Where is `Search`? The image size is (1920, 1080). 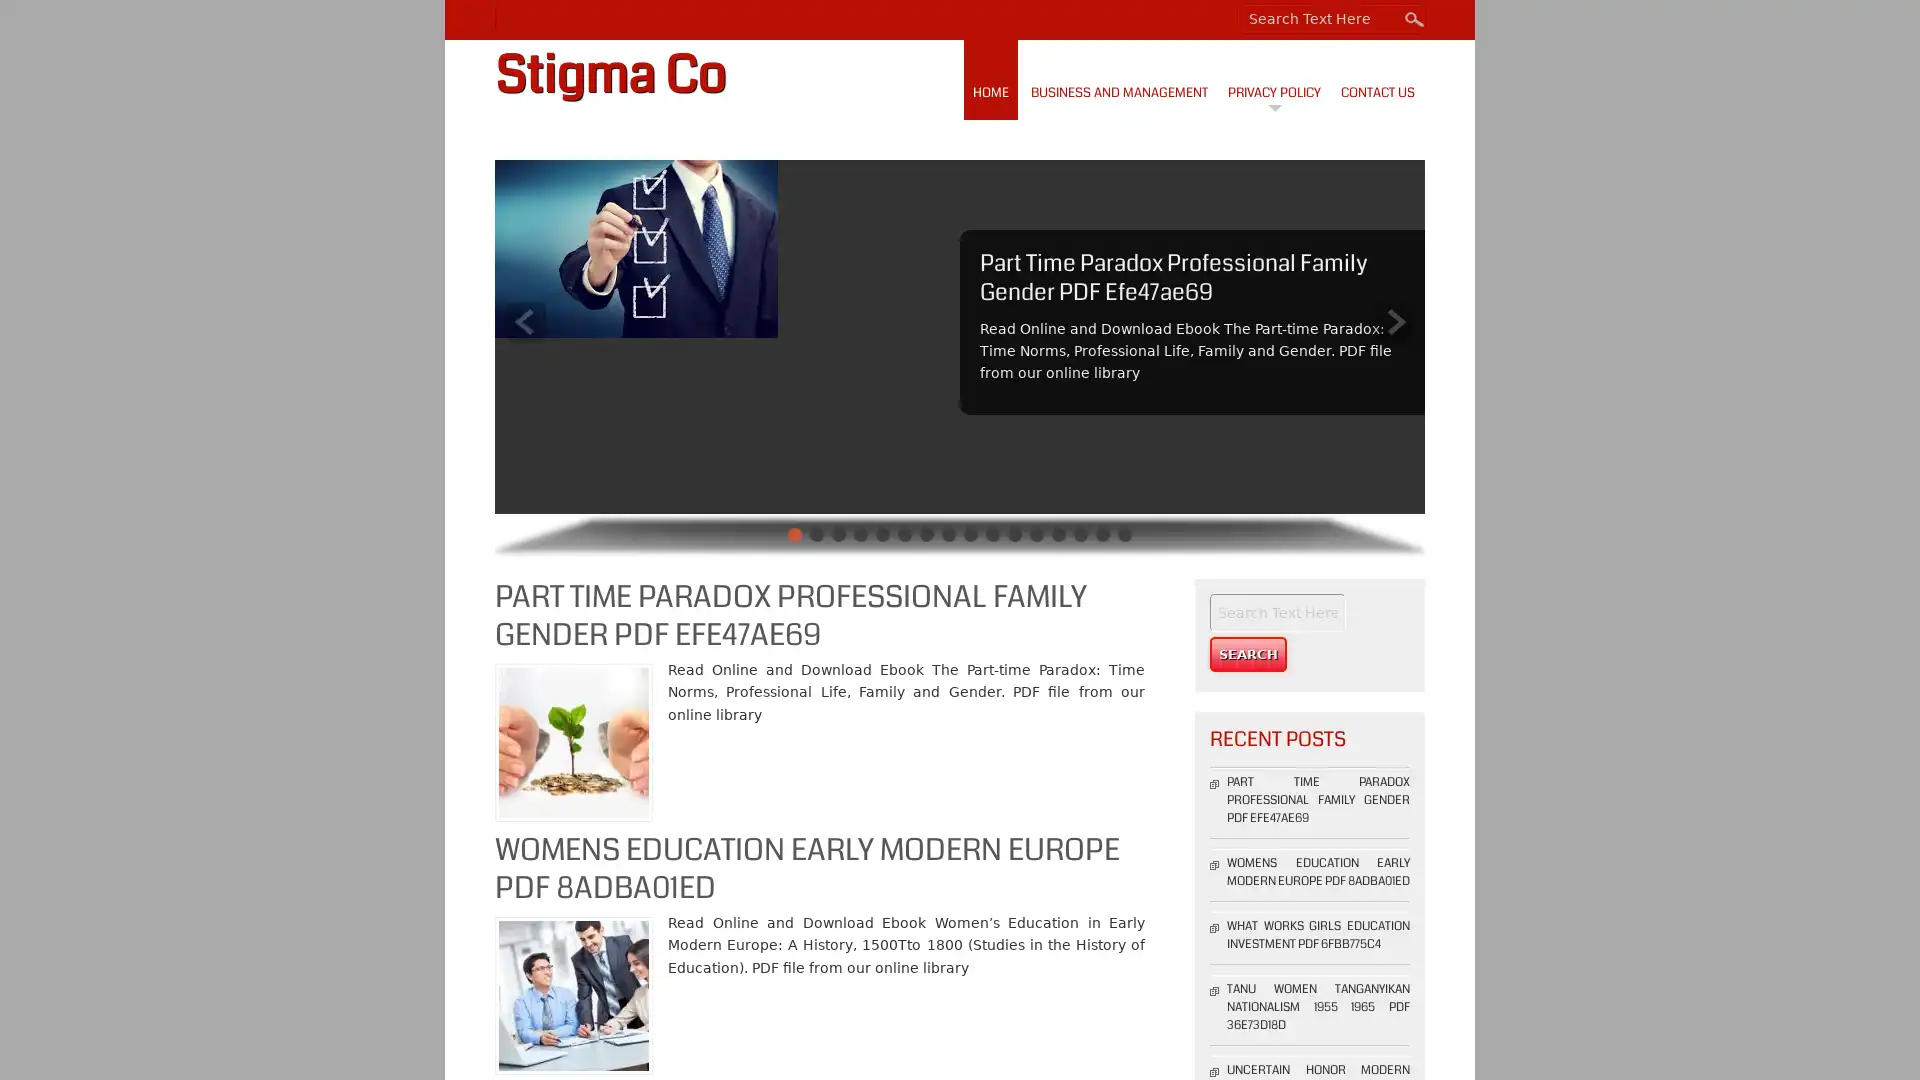 Search is located at coordinates (1247, 654).